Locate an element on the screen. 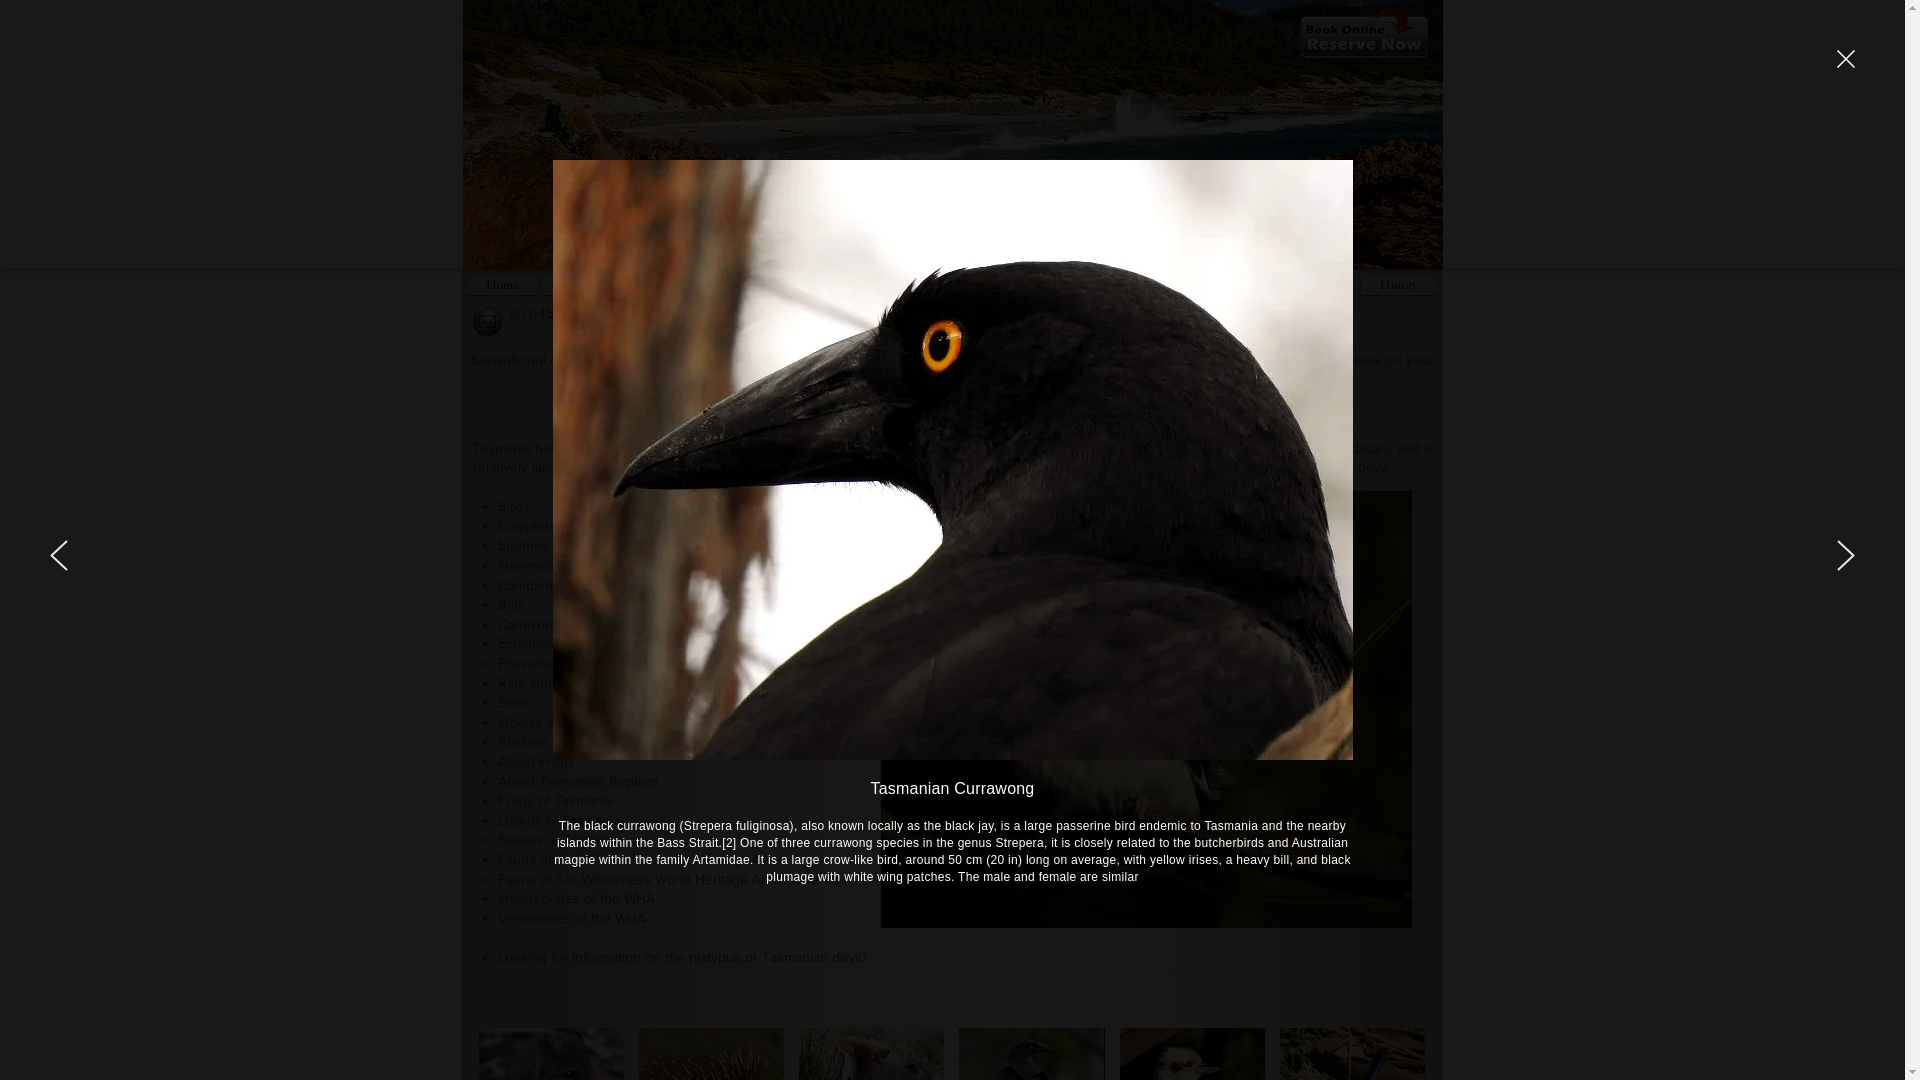 The width and height of the screenshot is (1920, 1080). 'Accommodation' is located at coordinates (602, 284).